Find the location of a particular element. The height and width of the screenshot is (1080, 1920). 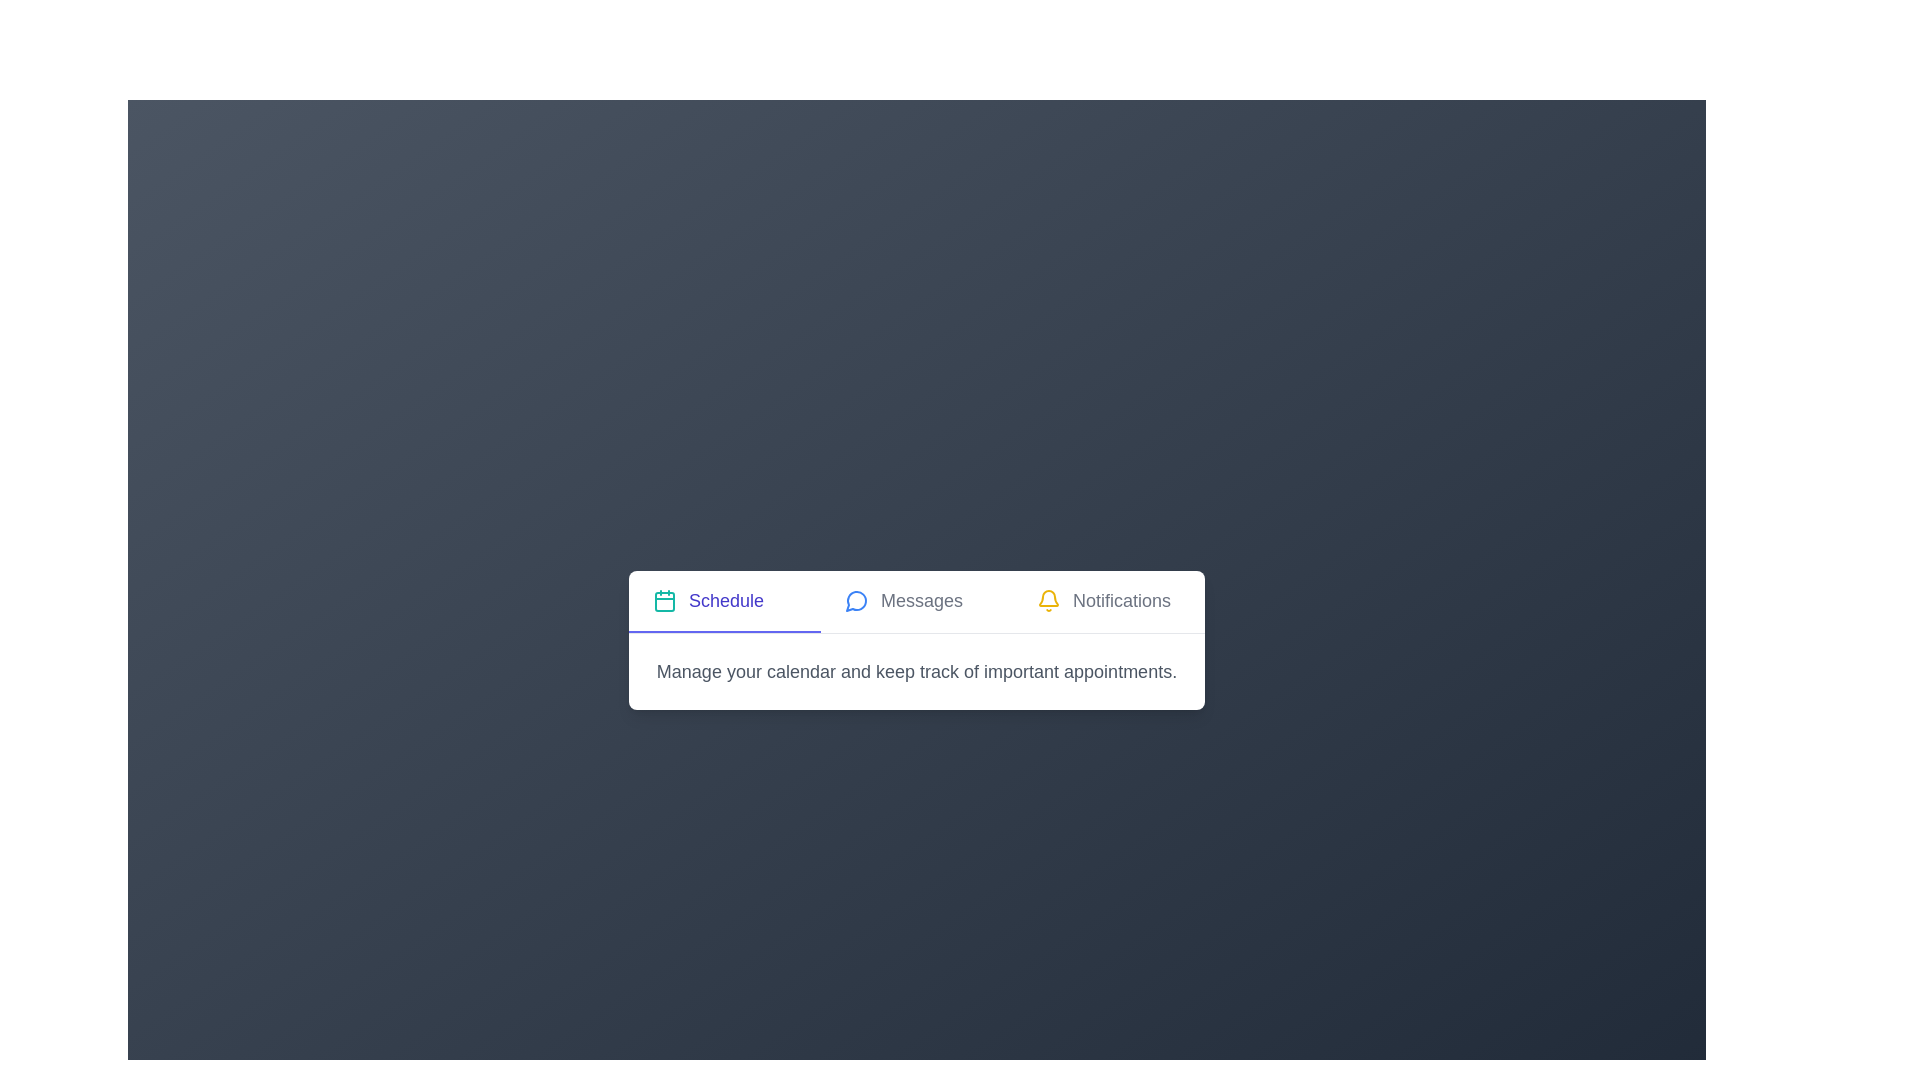

the Notifications tab is located at coordinates (1107, 600).